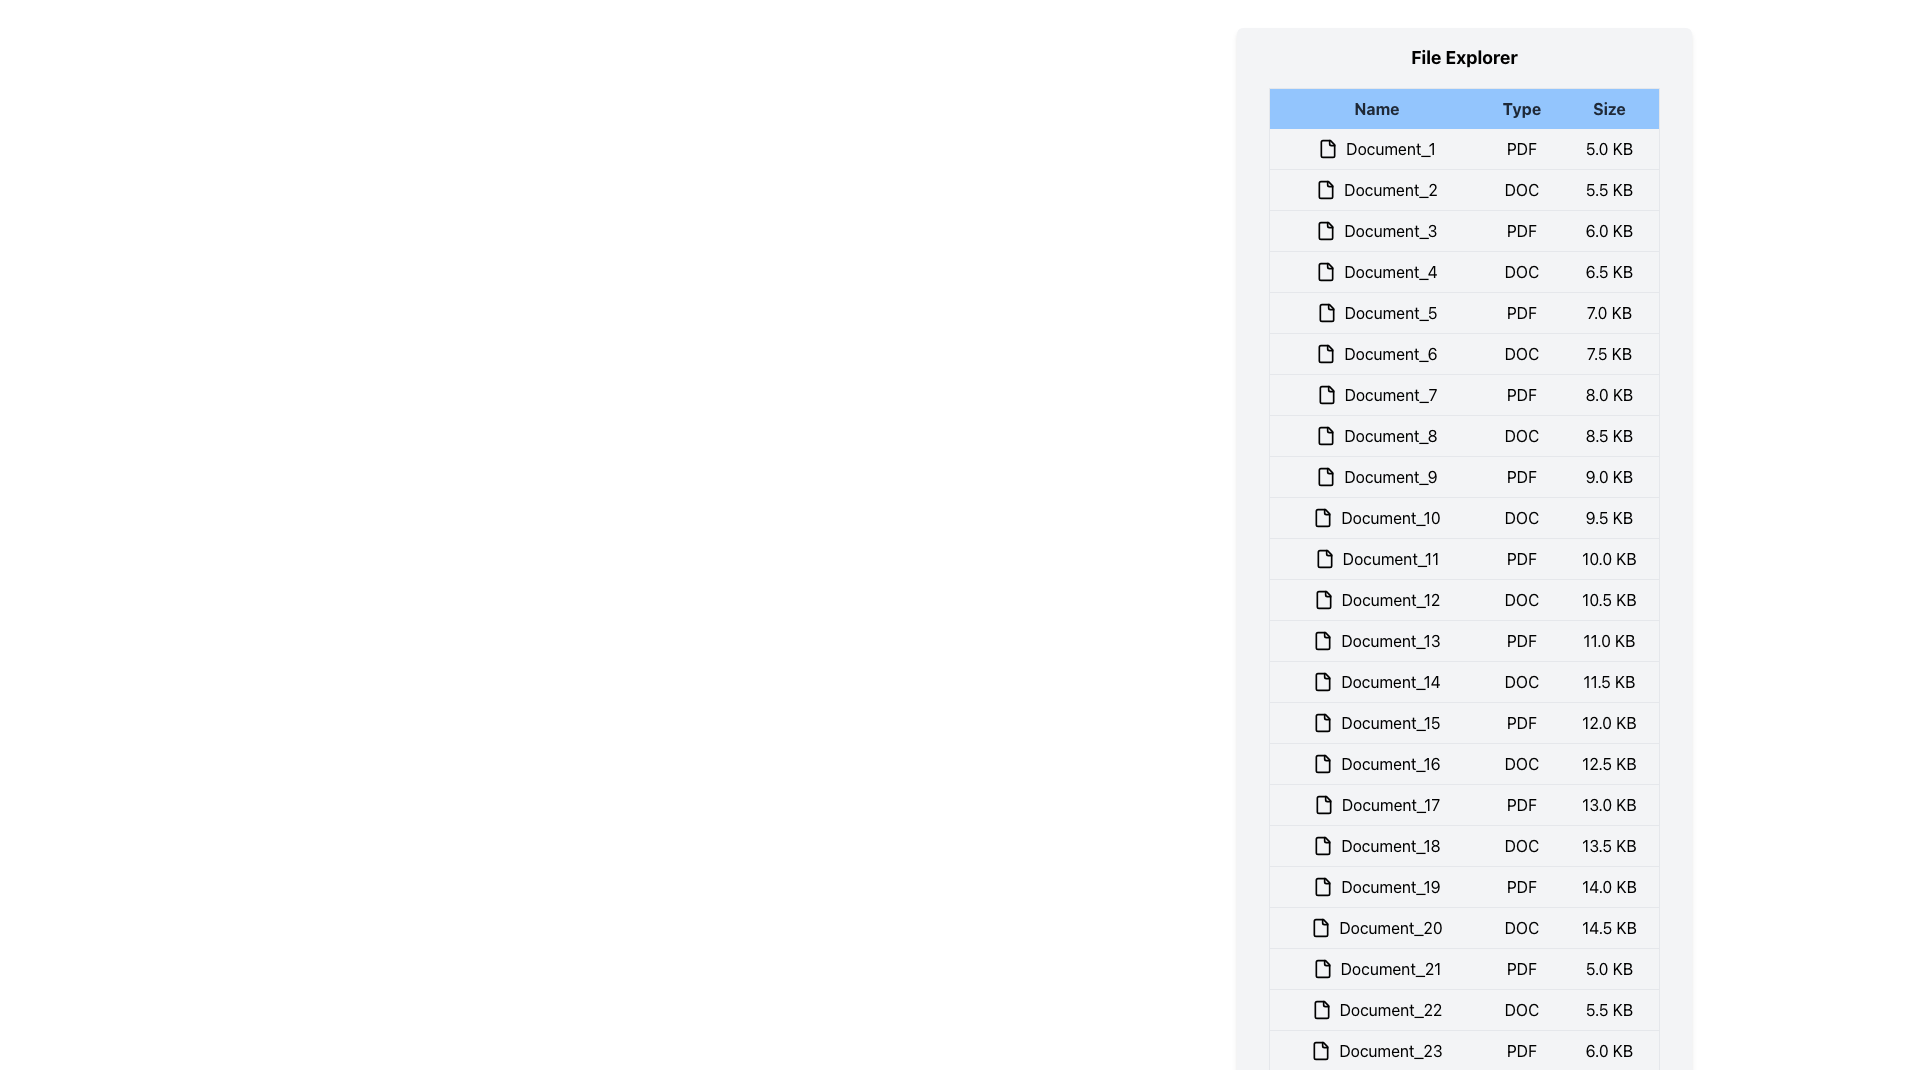 The height and width of the screenshot is (1080, 1920). I want to click on the size information displayed as '5.0 KB' in bold text, located in the 'Size' column of the file-list table for 'Document_1', so click(1609, 148).